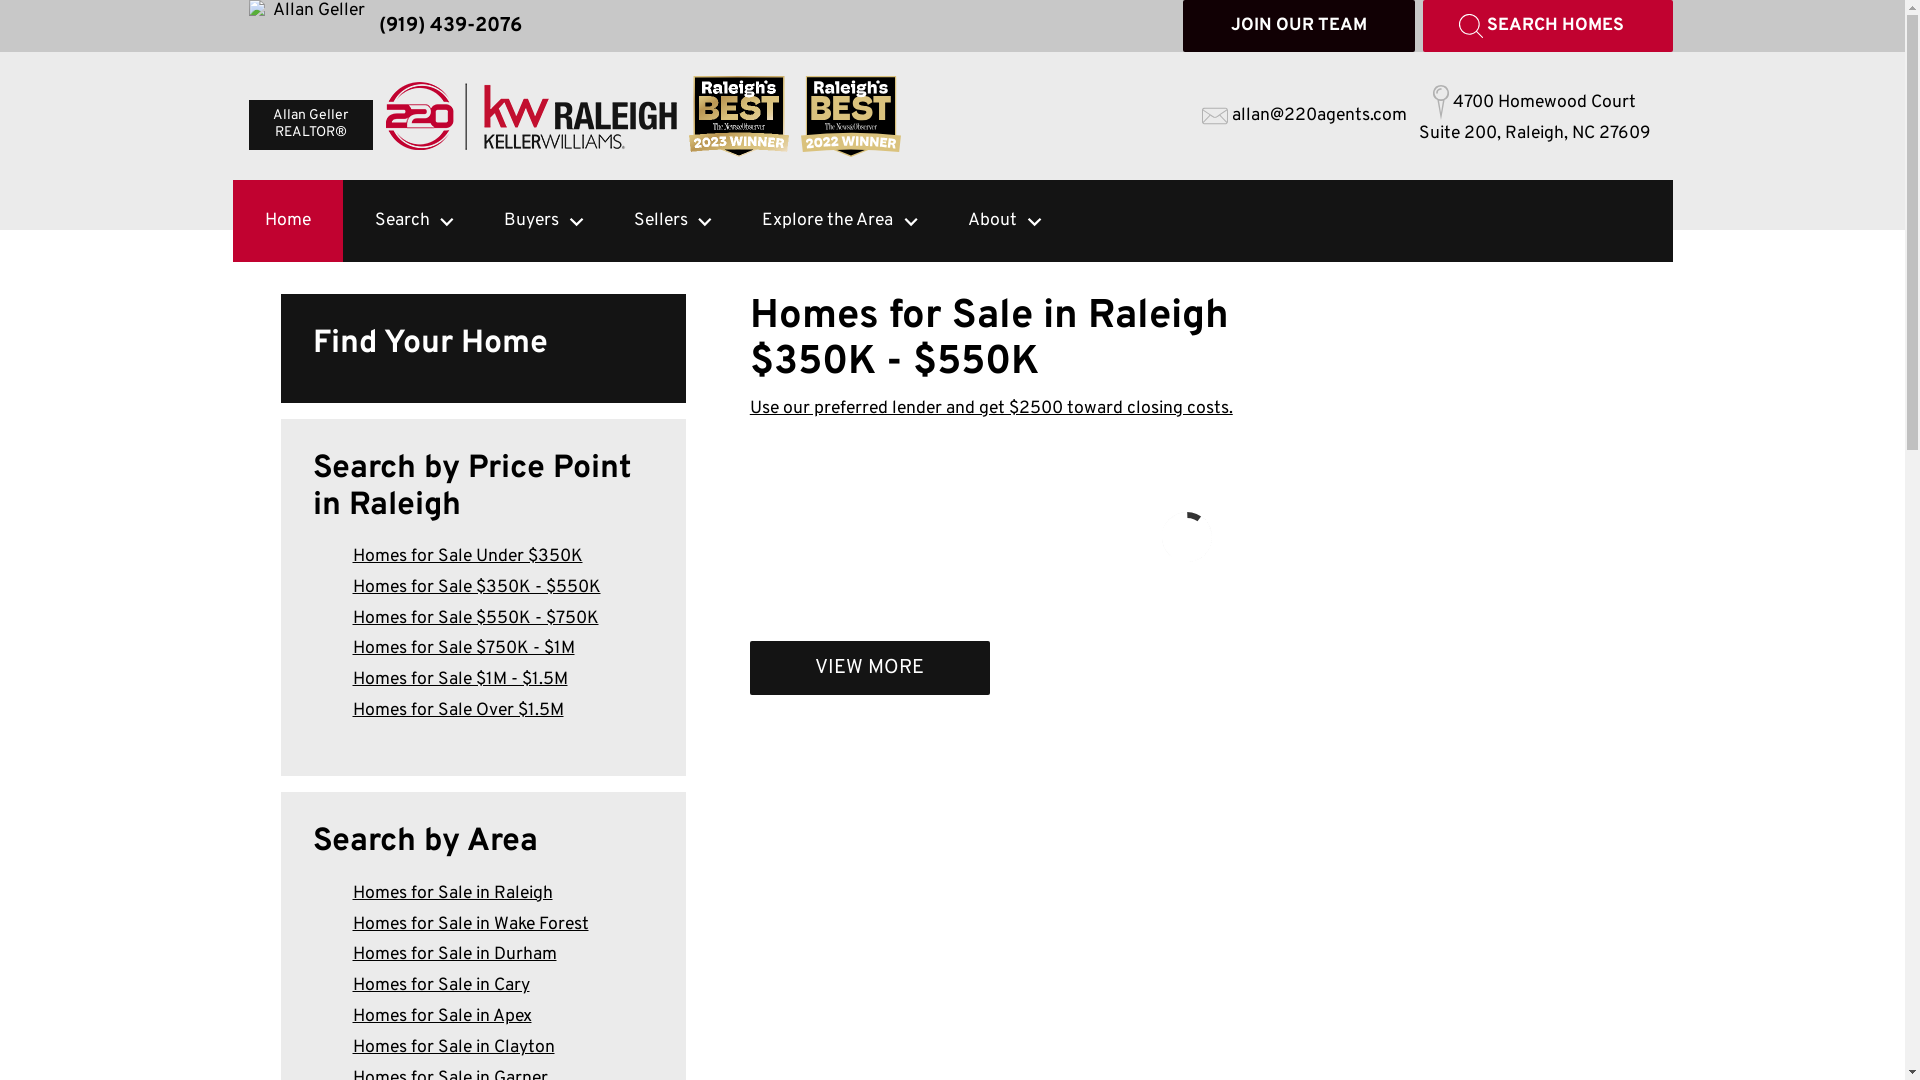 The image size is (1920, 1080). Describe the element at coordinates (1304, 115) in the screenshot. I see `'allan@220agents.com'` at that location.